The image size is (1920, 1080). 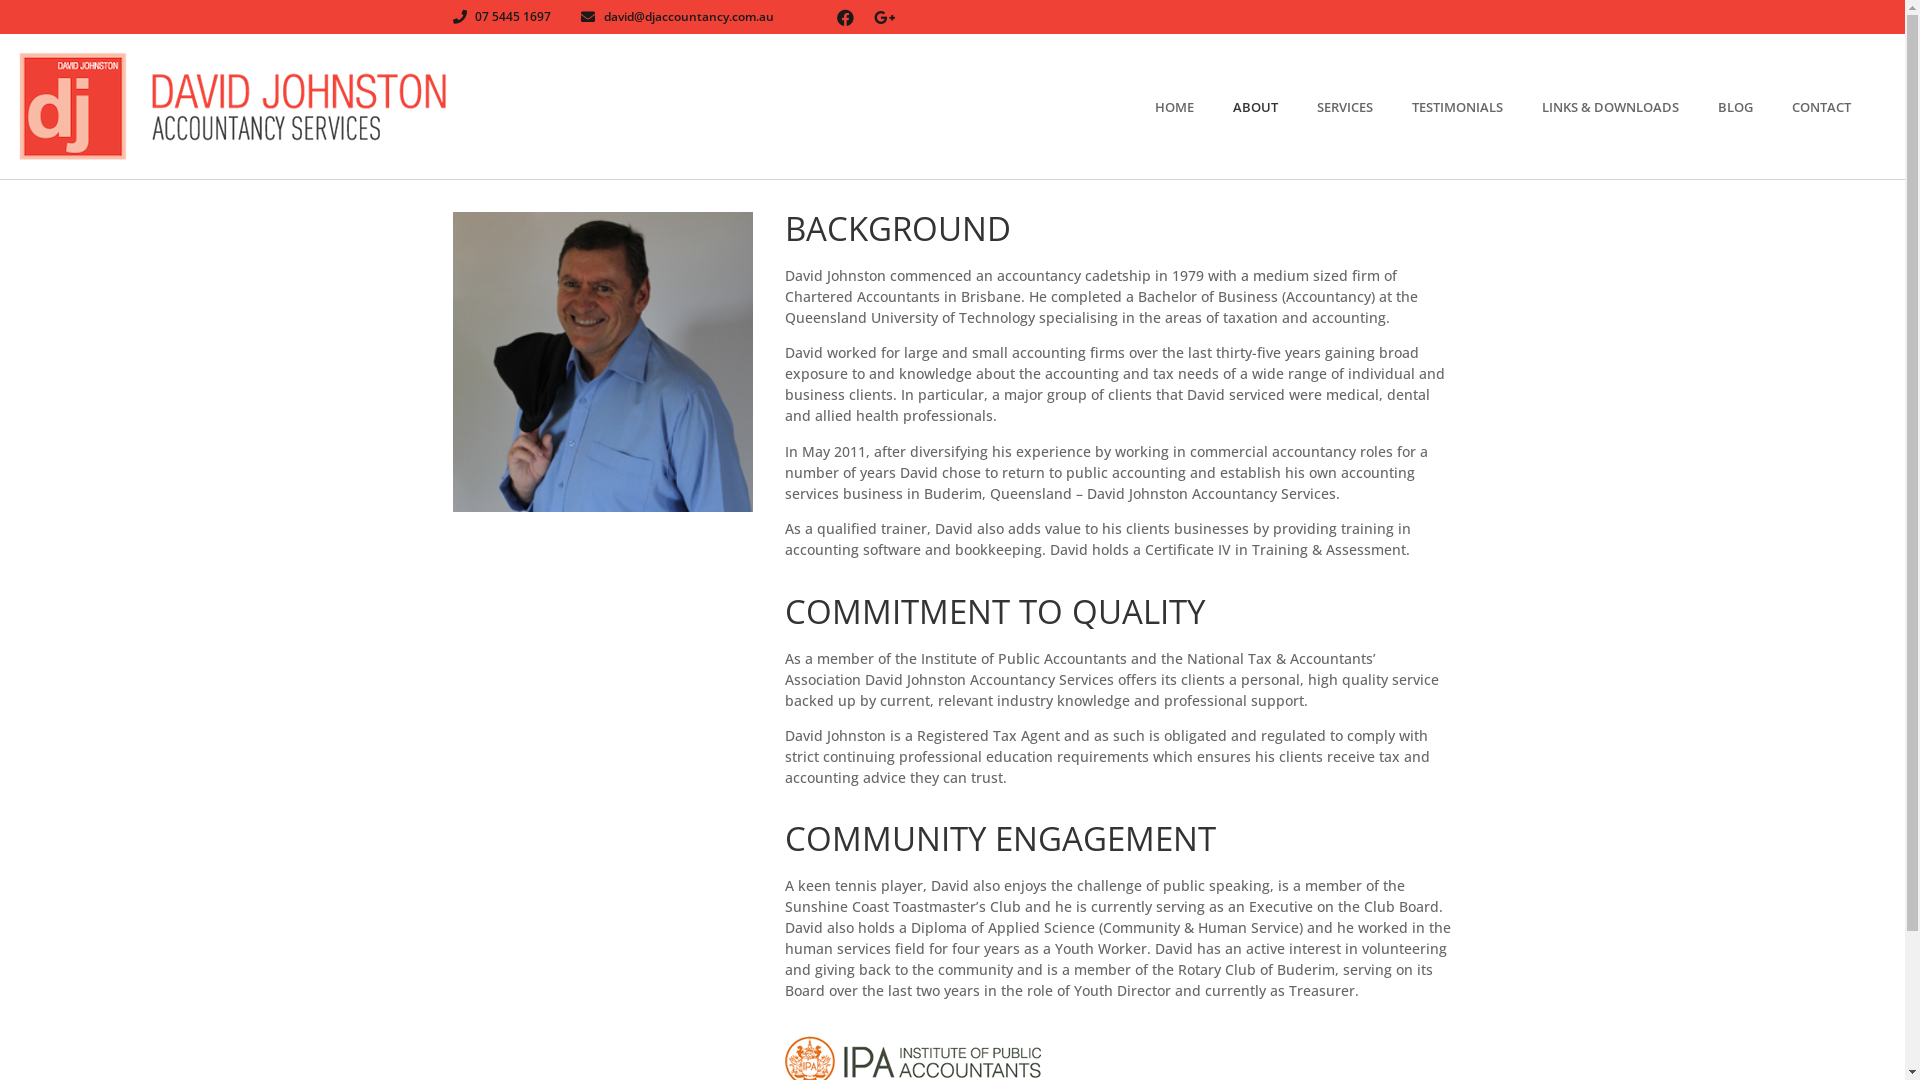 I want to click on 'LINKS & DOWNLOADS', so click(x=1630, y=107).